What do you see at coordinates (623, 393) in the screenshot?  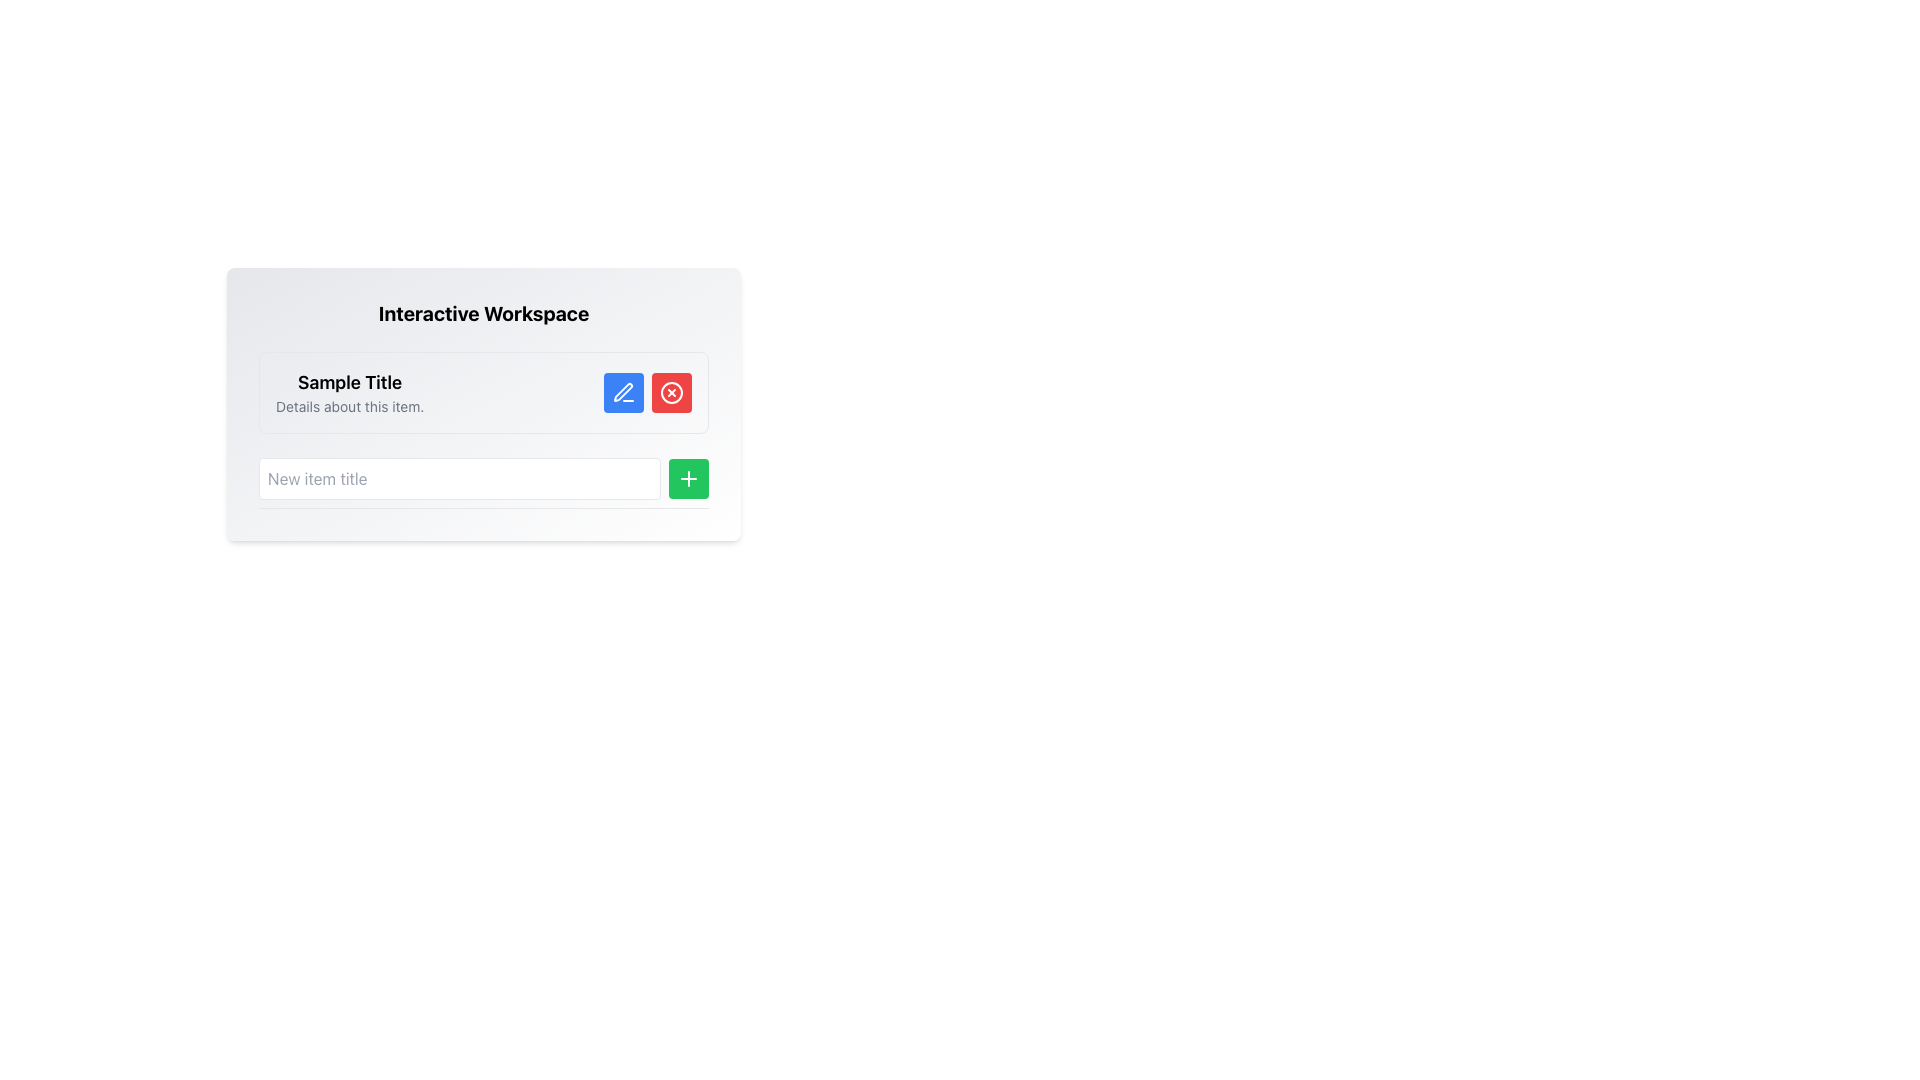 I see `the edit button located to the right of the 'Sample Title'` at bounding box center [623, 393].